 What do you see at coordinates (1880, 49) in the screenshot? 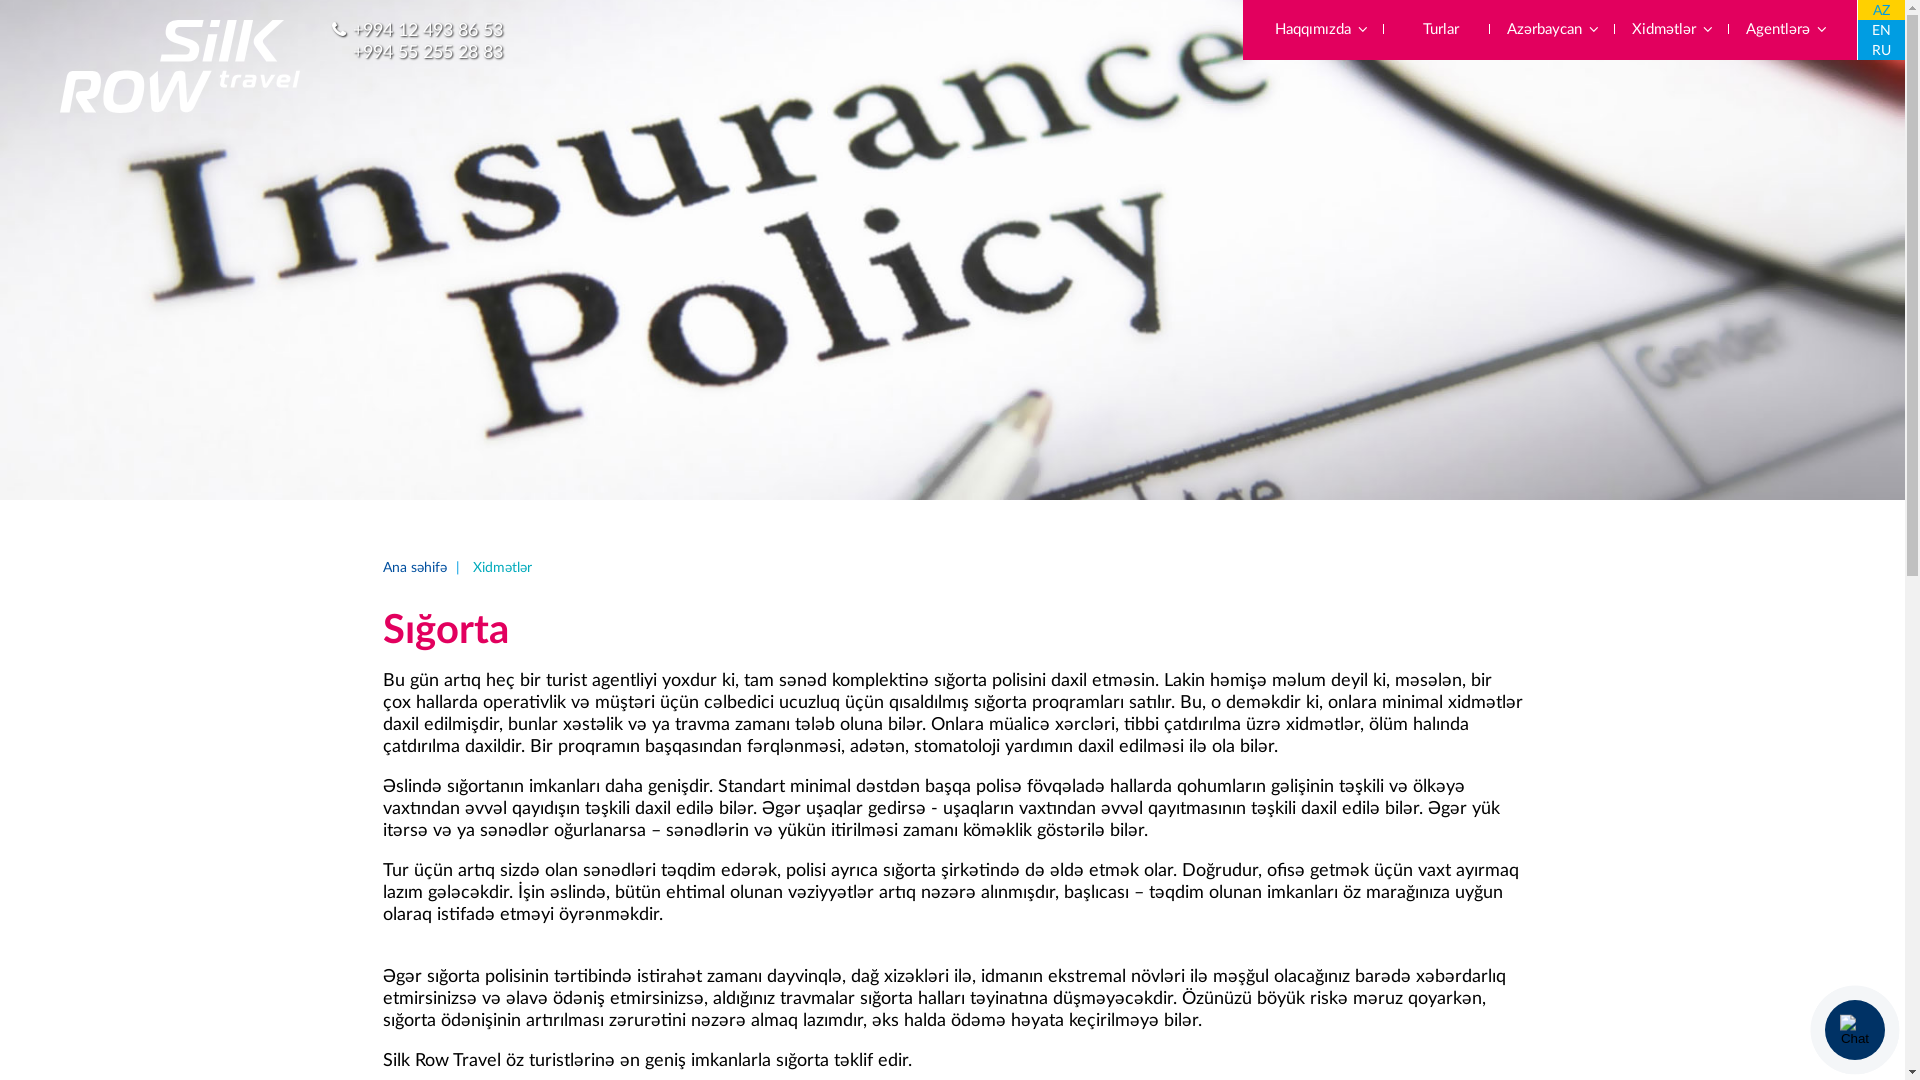
I see `'RU'` at bounding box center [1880, 49].